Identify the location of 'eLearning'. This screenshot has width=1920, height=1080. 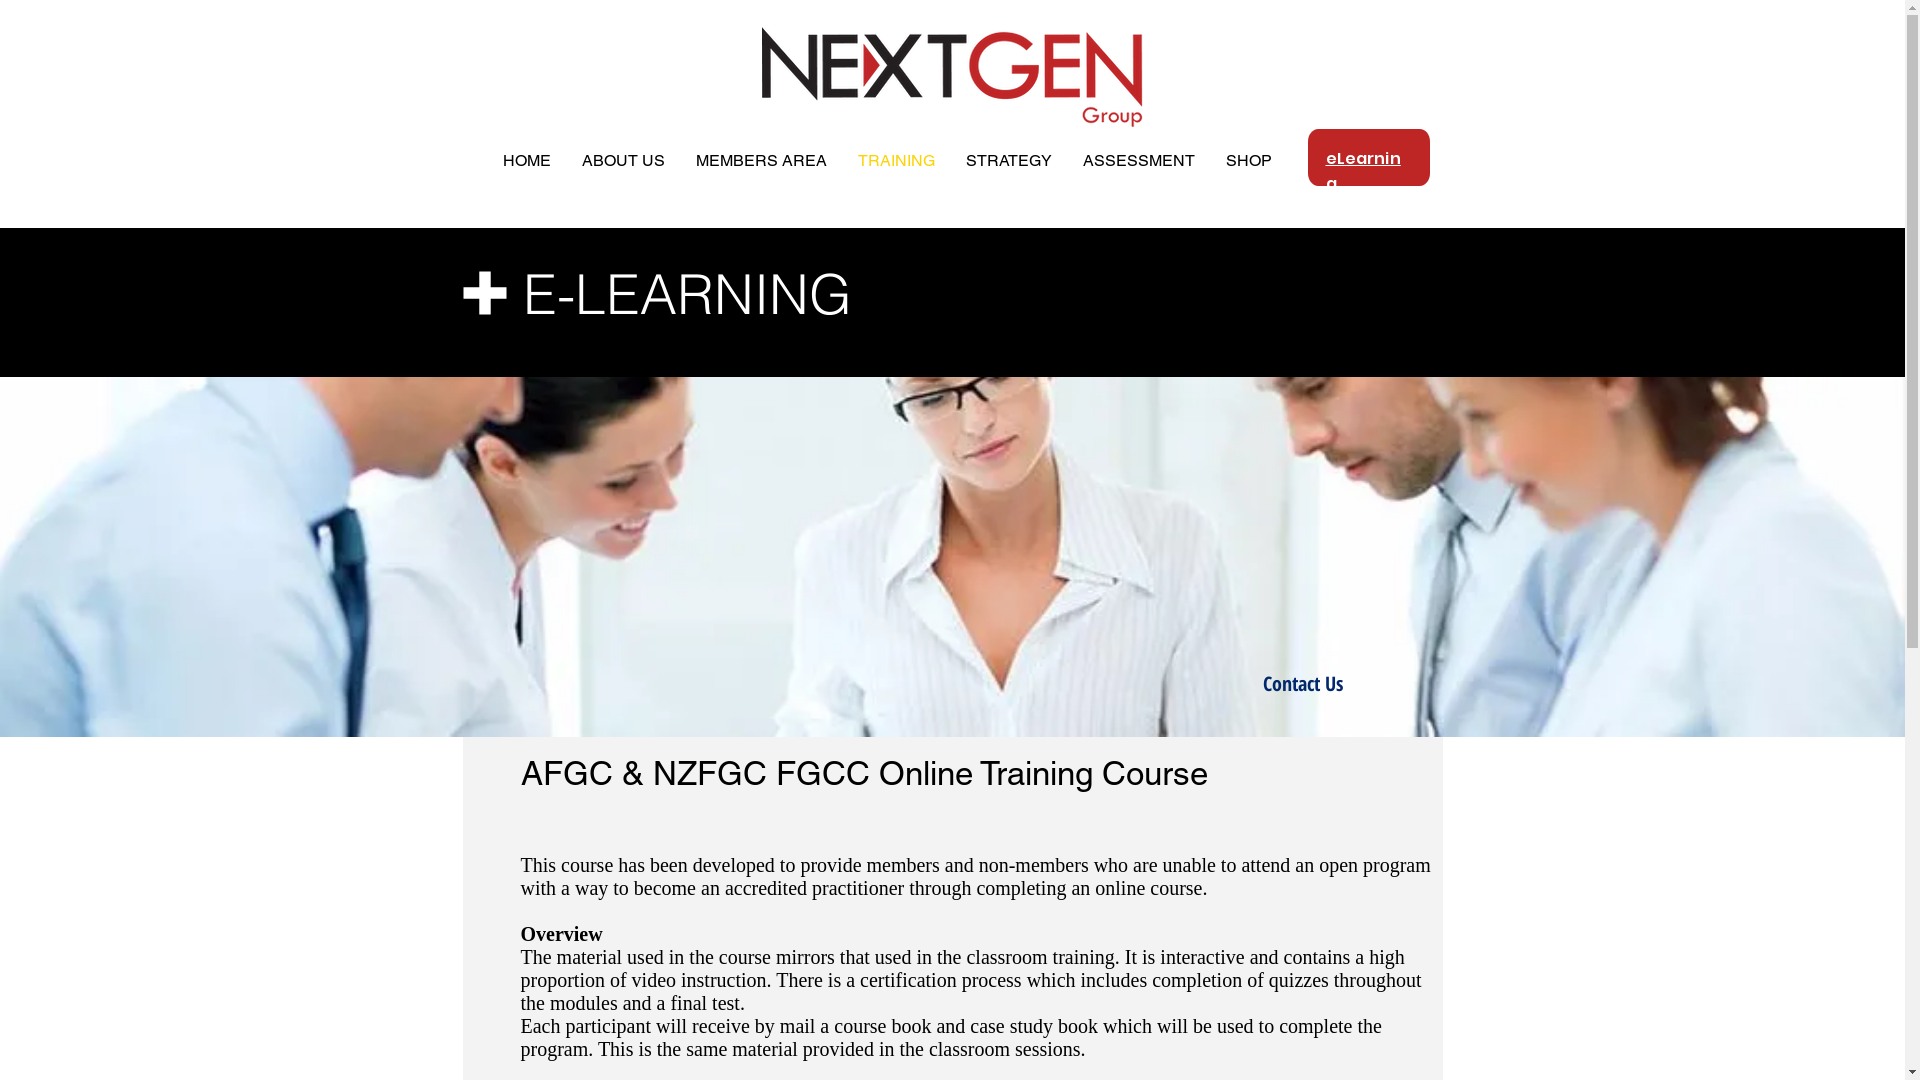
(1325, 169).